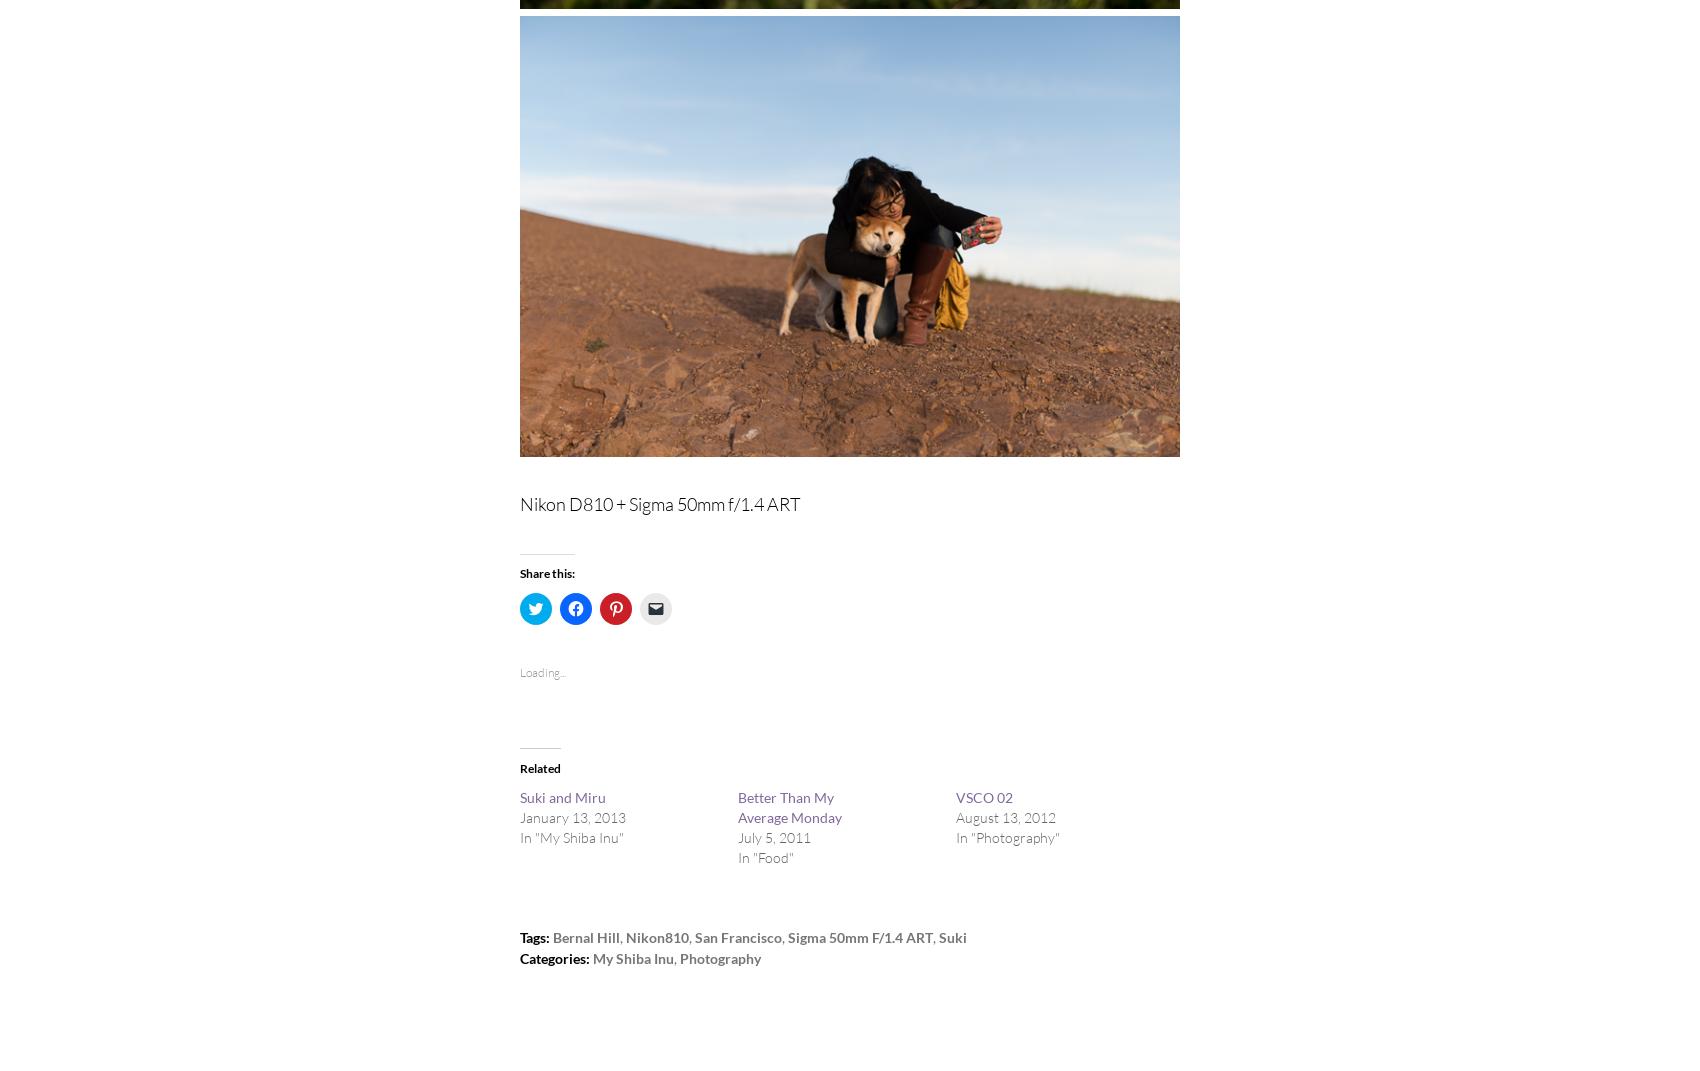 The height and width of the screenshot is (1071, 1700). Describe the element at coordinates (541, 670) in the screenshot. I see `'Loading...'` at that location.